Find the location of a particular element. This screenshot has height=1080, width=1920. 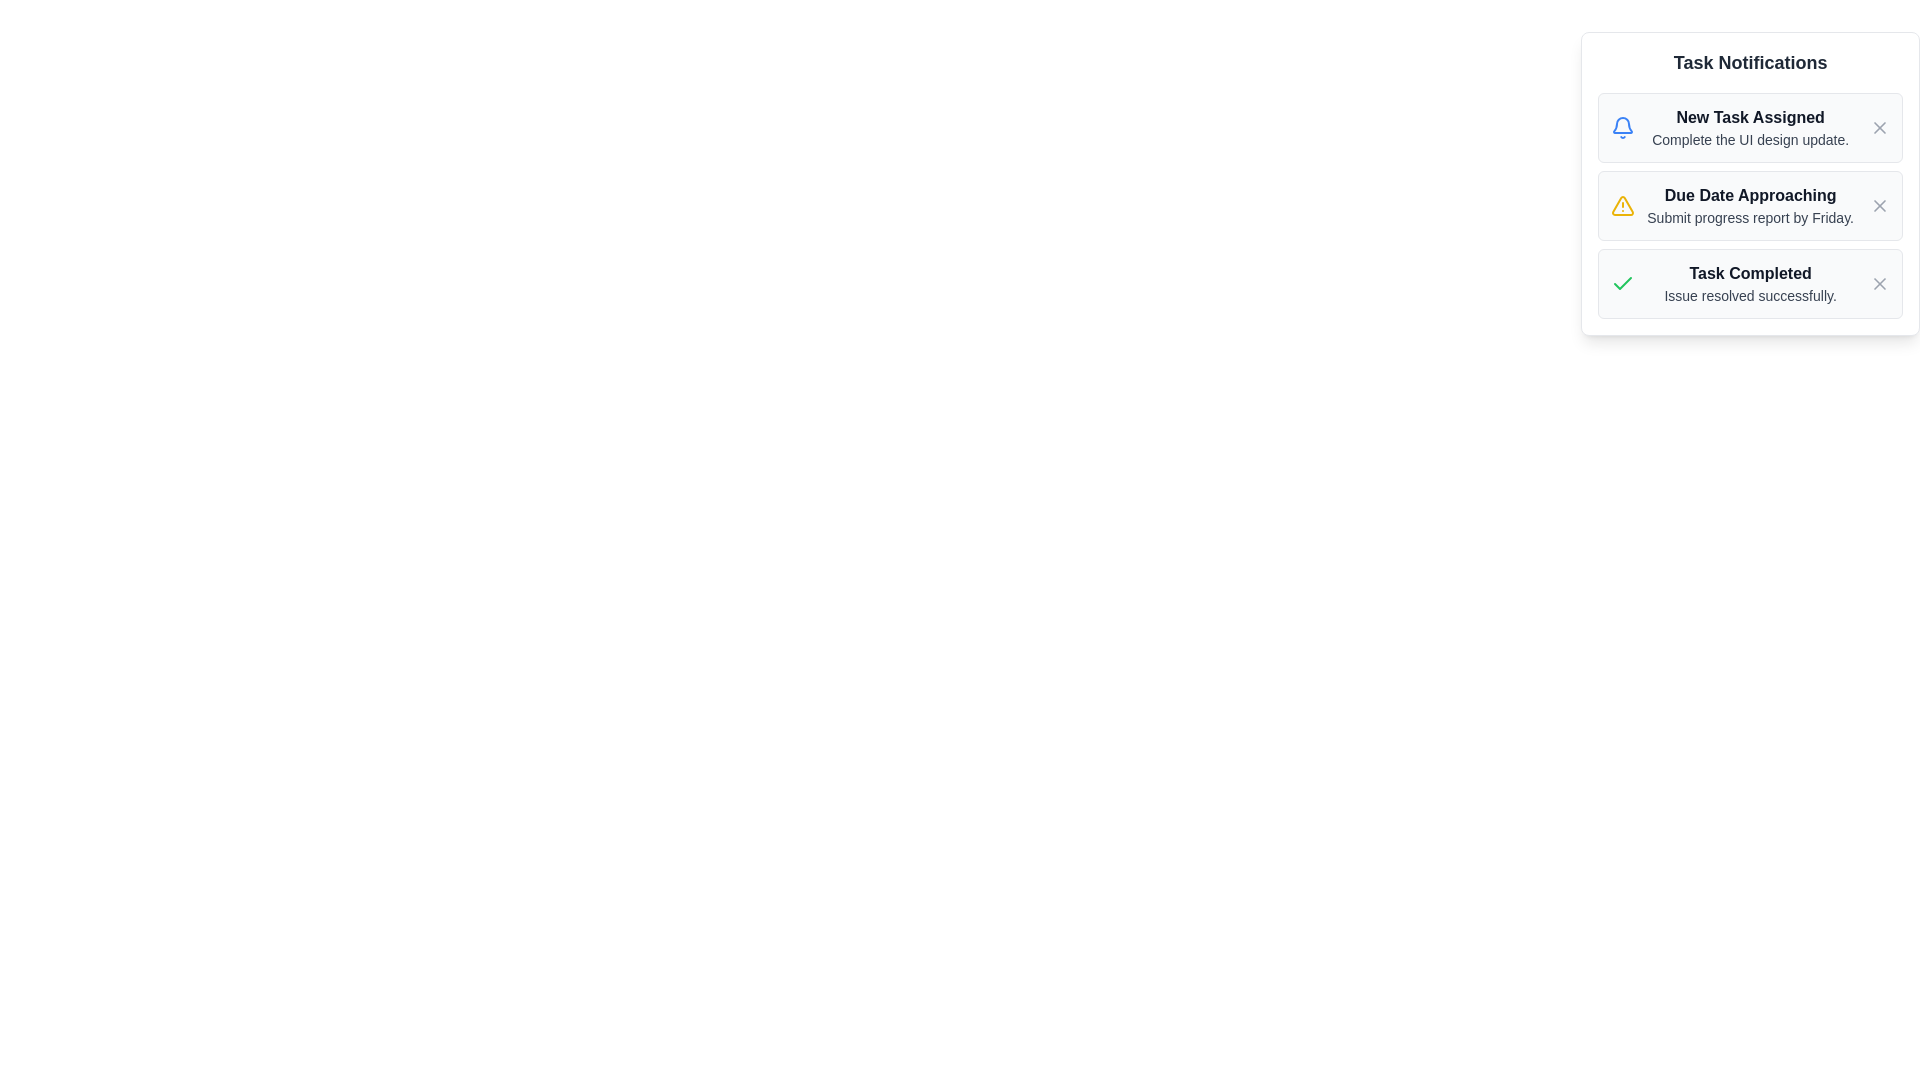

the text header 'Task Notifications' which is prominently displayed at the top of the notification panel in dark gray color is located at coordinates (1749, 61).